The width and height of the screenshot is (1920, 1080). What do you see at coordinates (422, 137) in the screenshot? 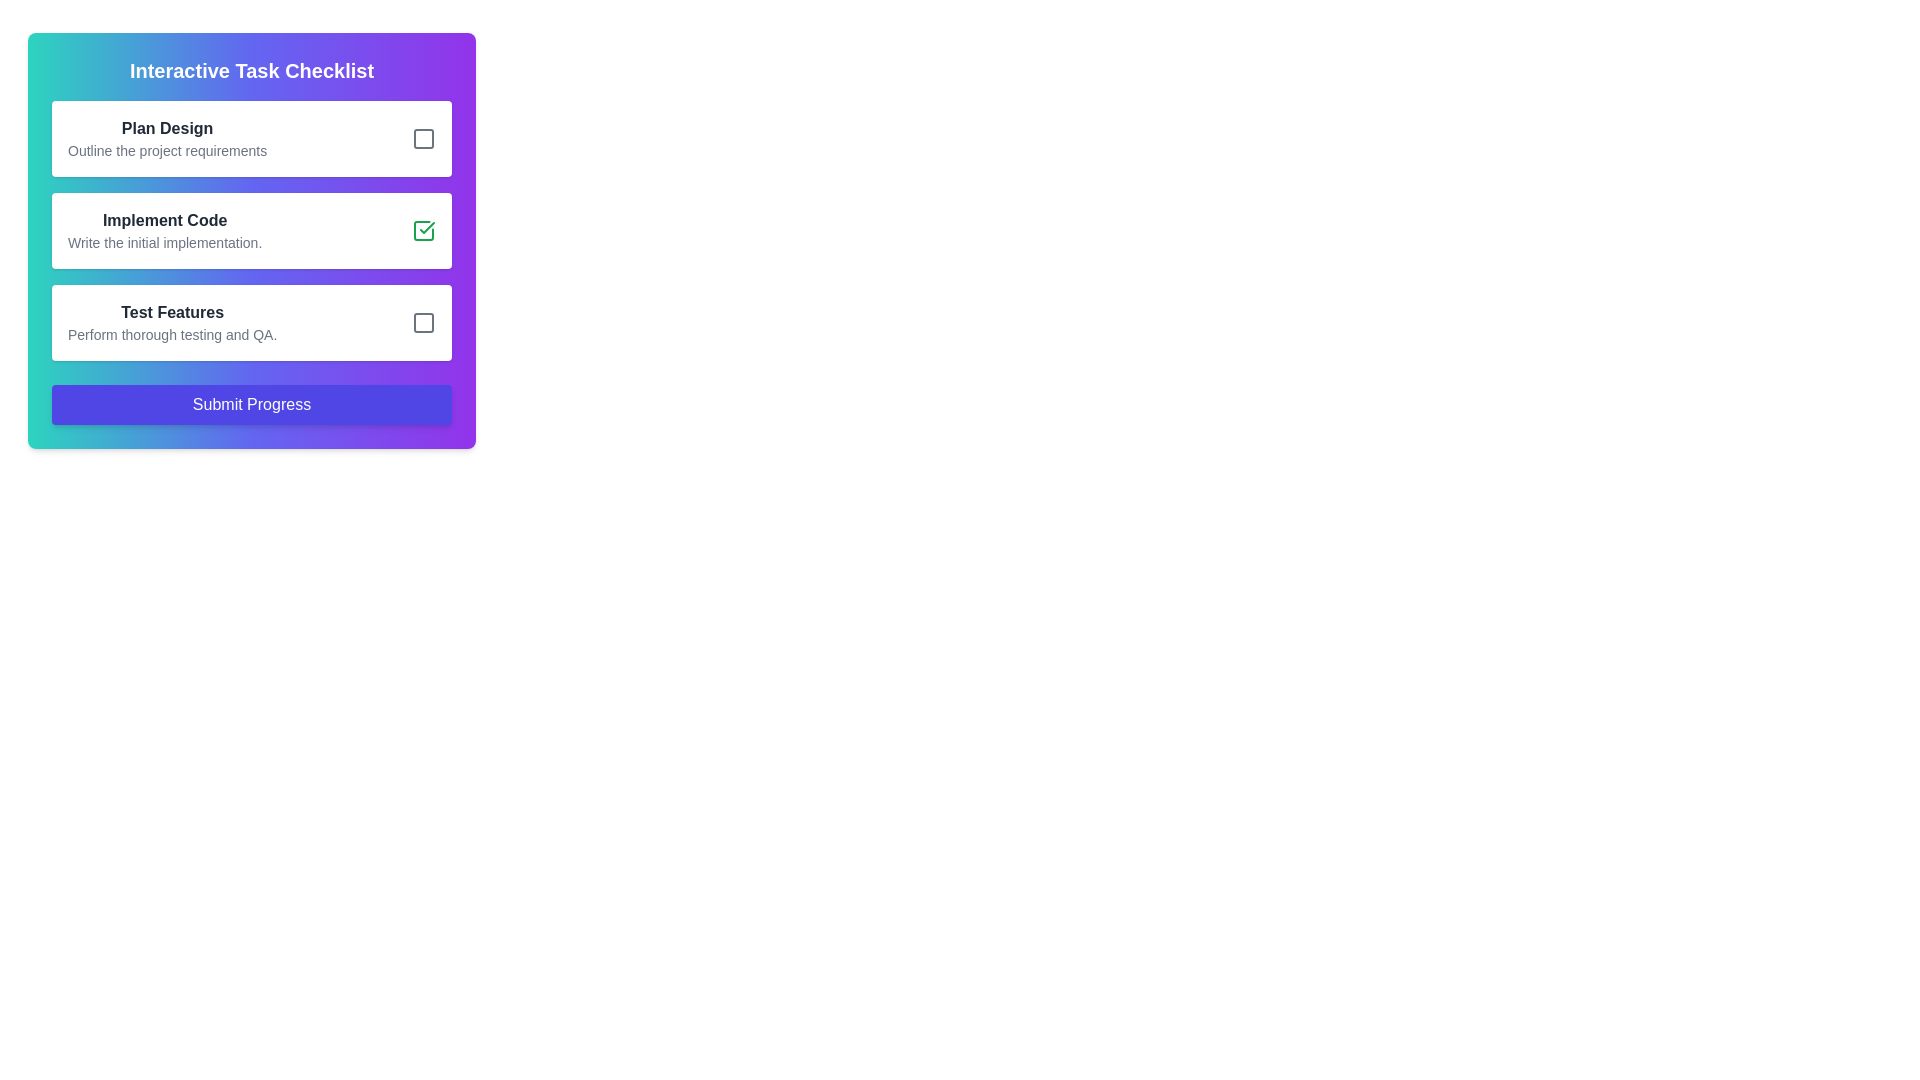
I see `the checkbox located to the right of the 'Plan Design' text in the checklist interface` at bounding box center [422, 137].